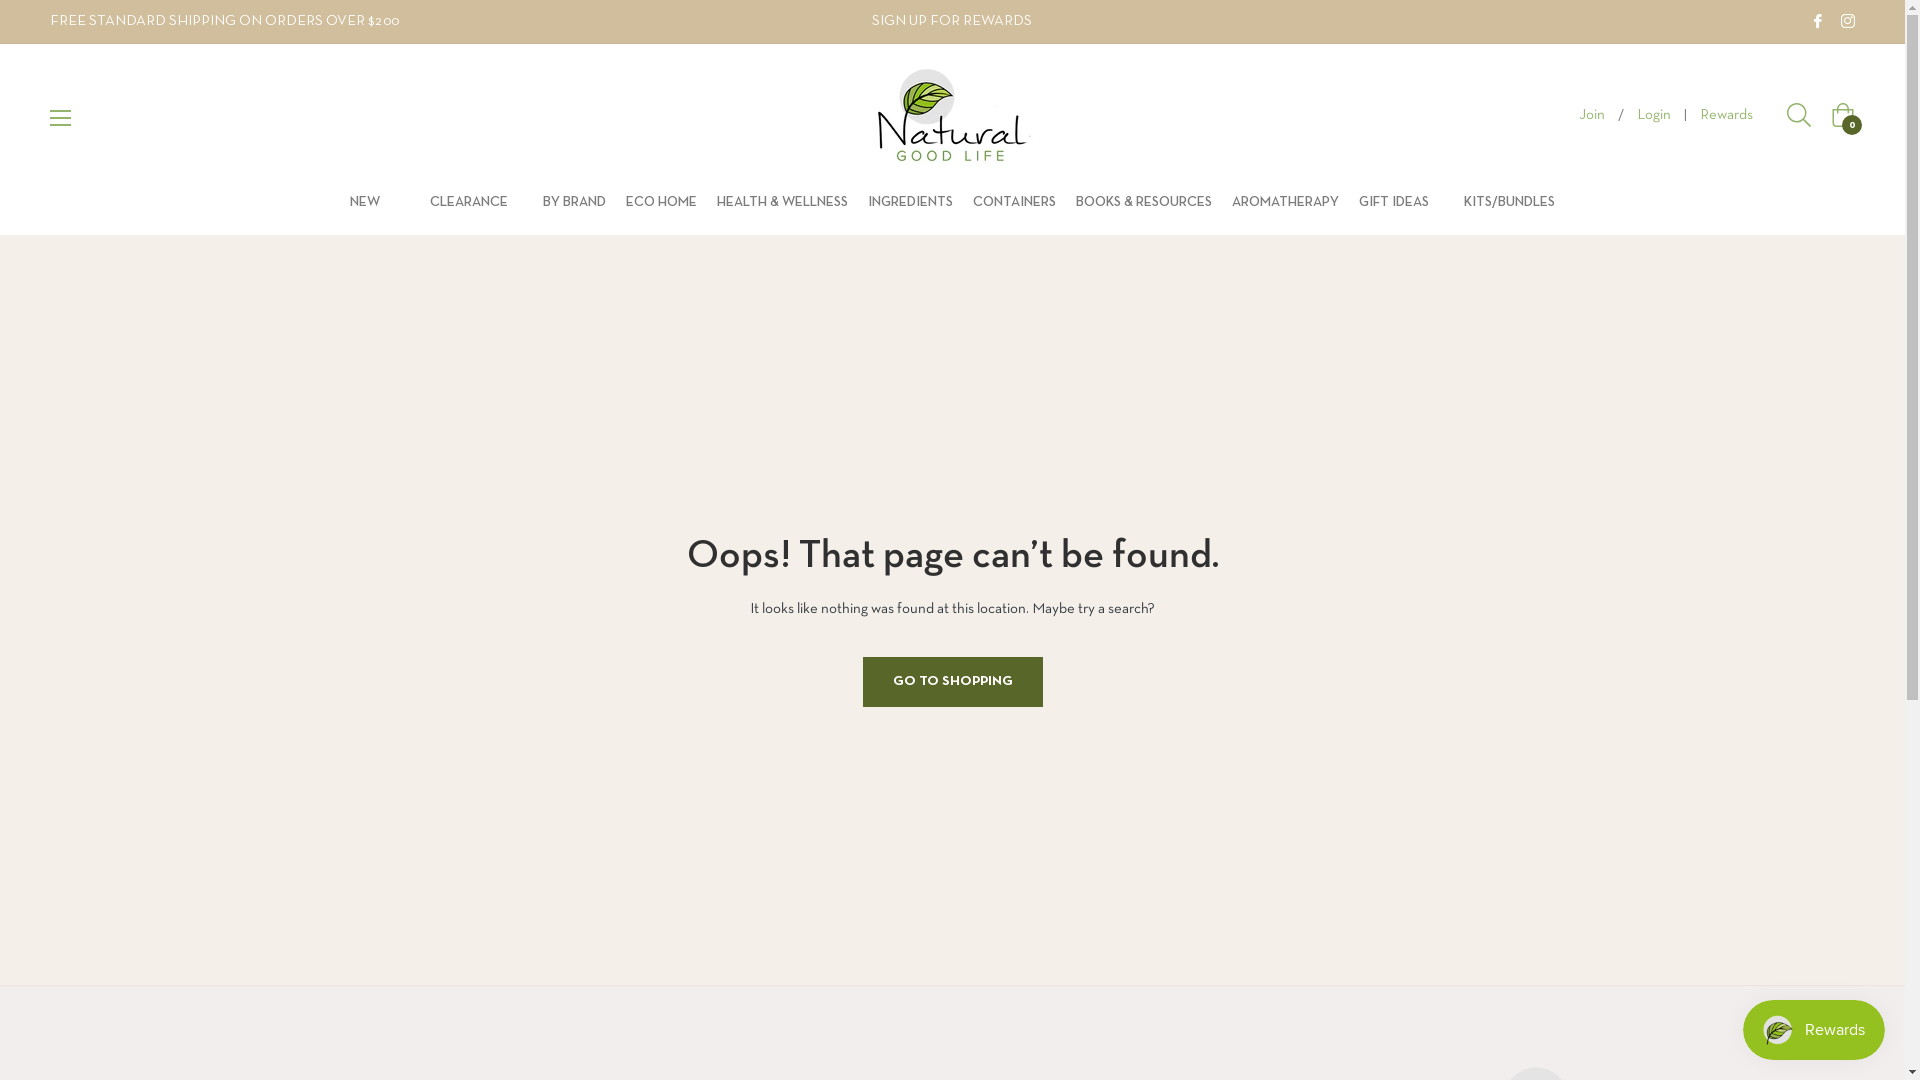  What do you see at coordinates (1285, 202) in the screenshot?
I see `'AROMATHERAPY'` at bounding box center [1285, 202].